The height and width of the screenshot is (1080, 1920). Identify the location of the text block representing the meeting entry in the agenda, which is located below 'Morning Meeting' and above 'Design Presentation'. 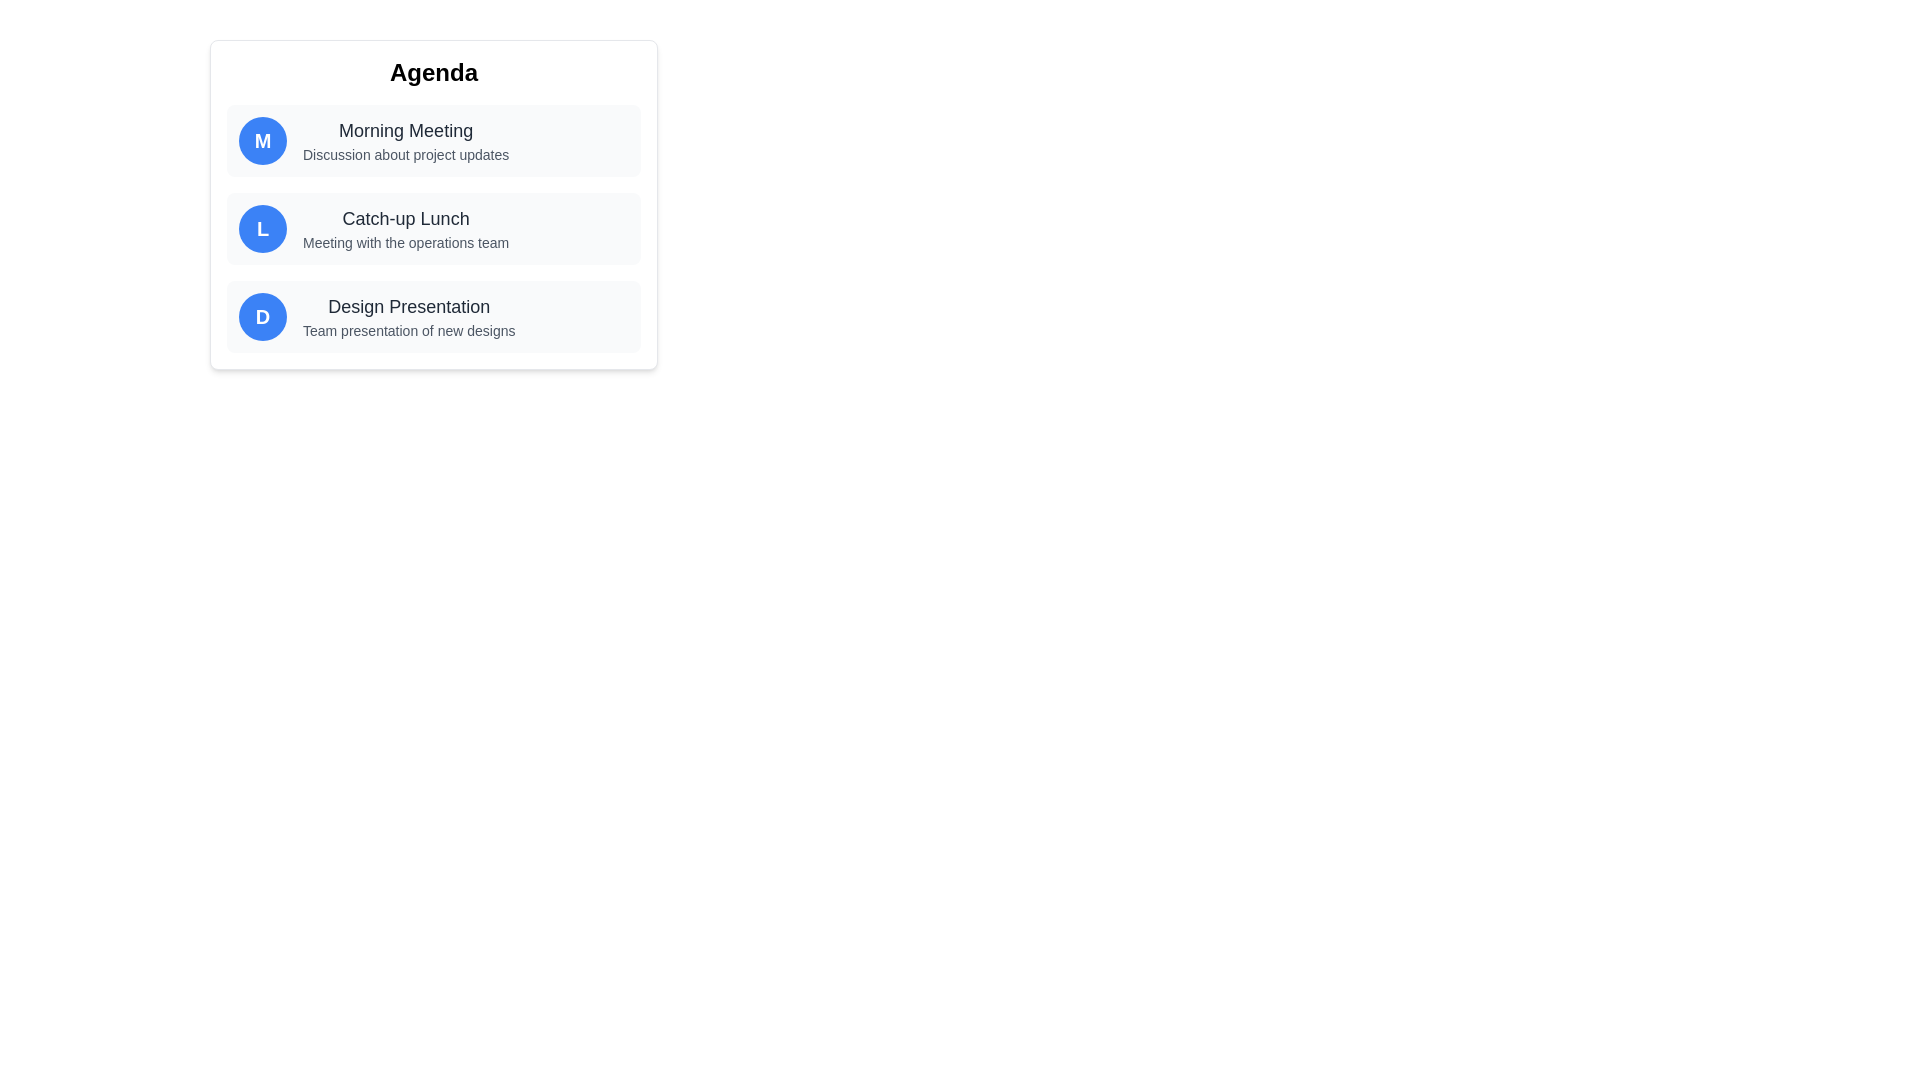
(405, 227).